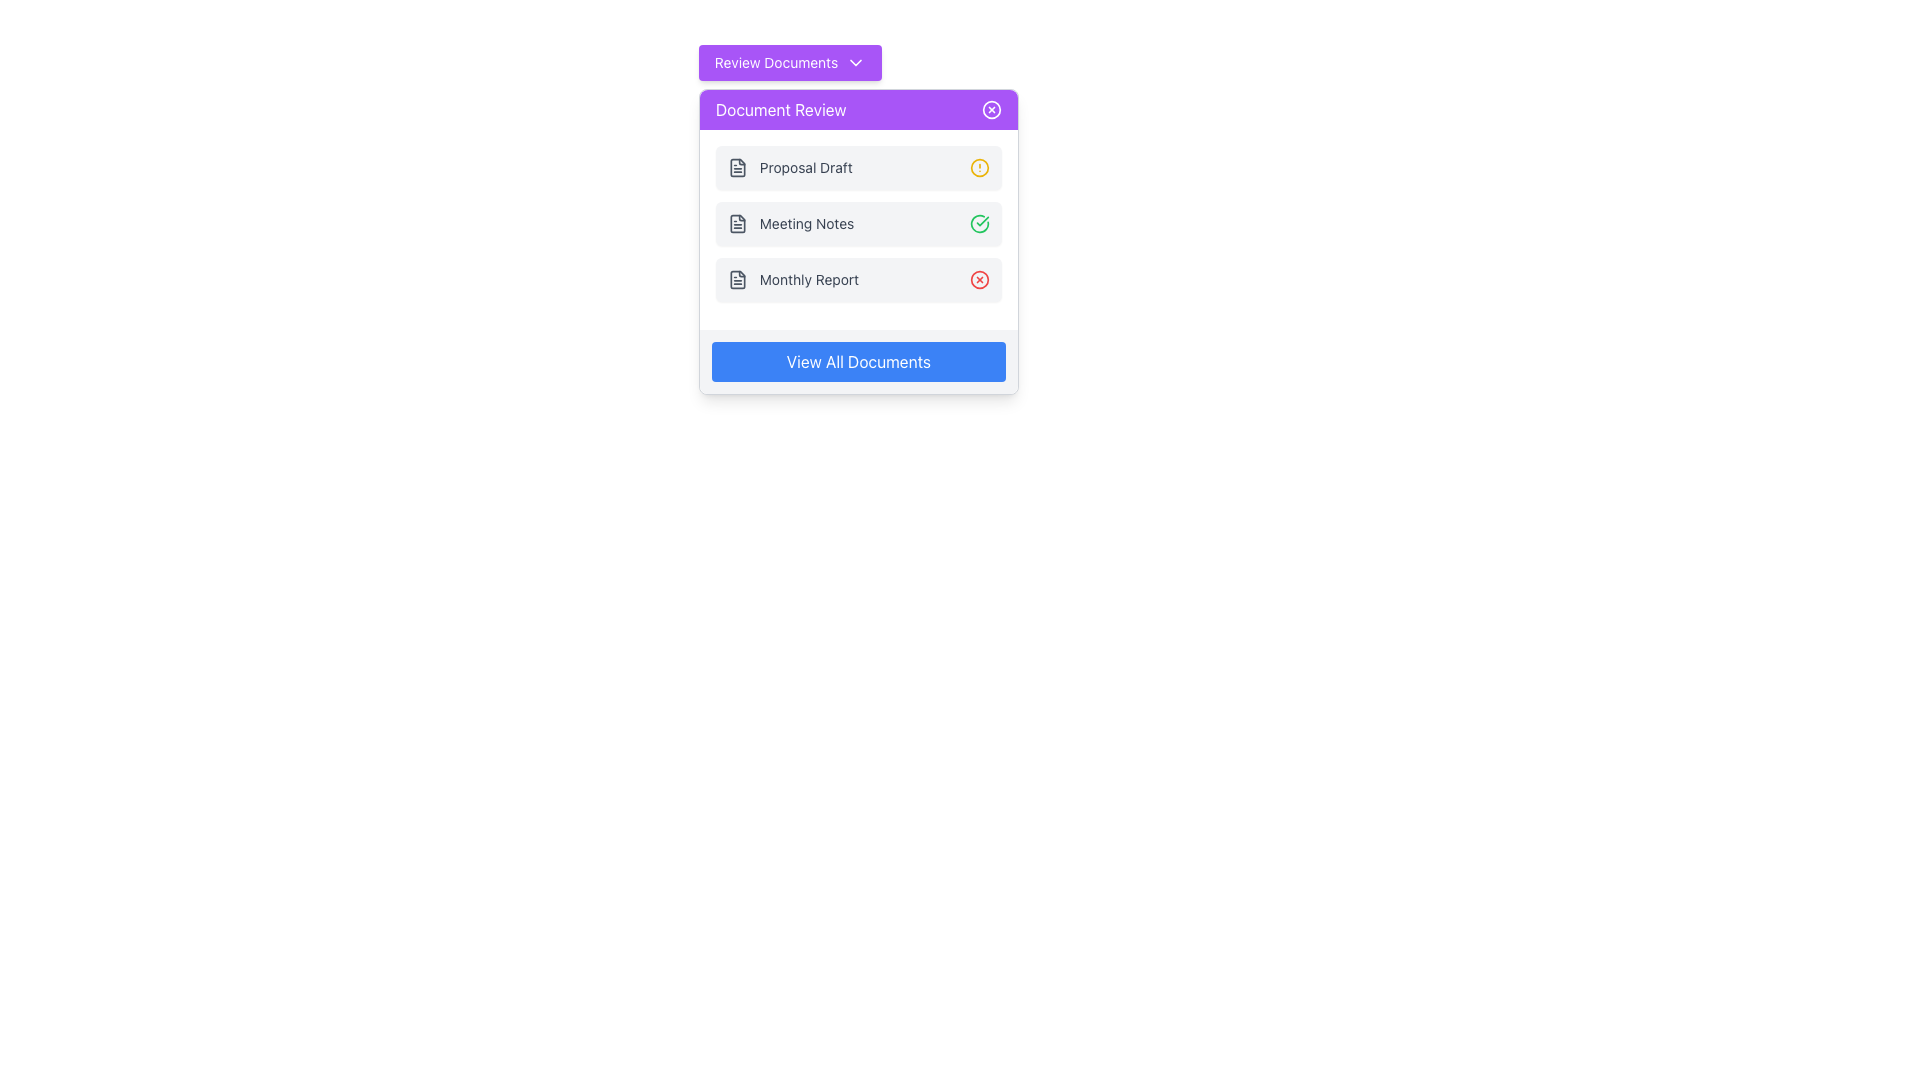 The image size is (1920, 1080). Describe the element at coordinates (979, 223) in the screenshot. I see `the green circular checkmark icon that indicates approval, located to the right of the 'Meeting Notes' text entry in the list` at that location.